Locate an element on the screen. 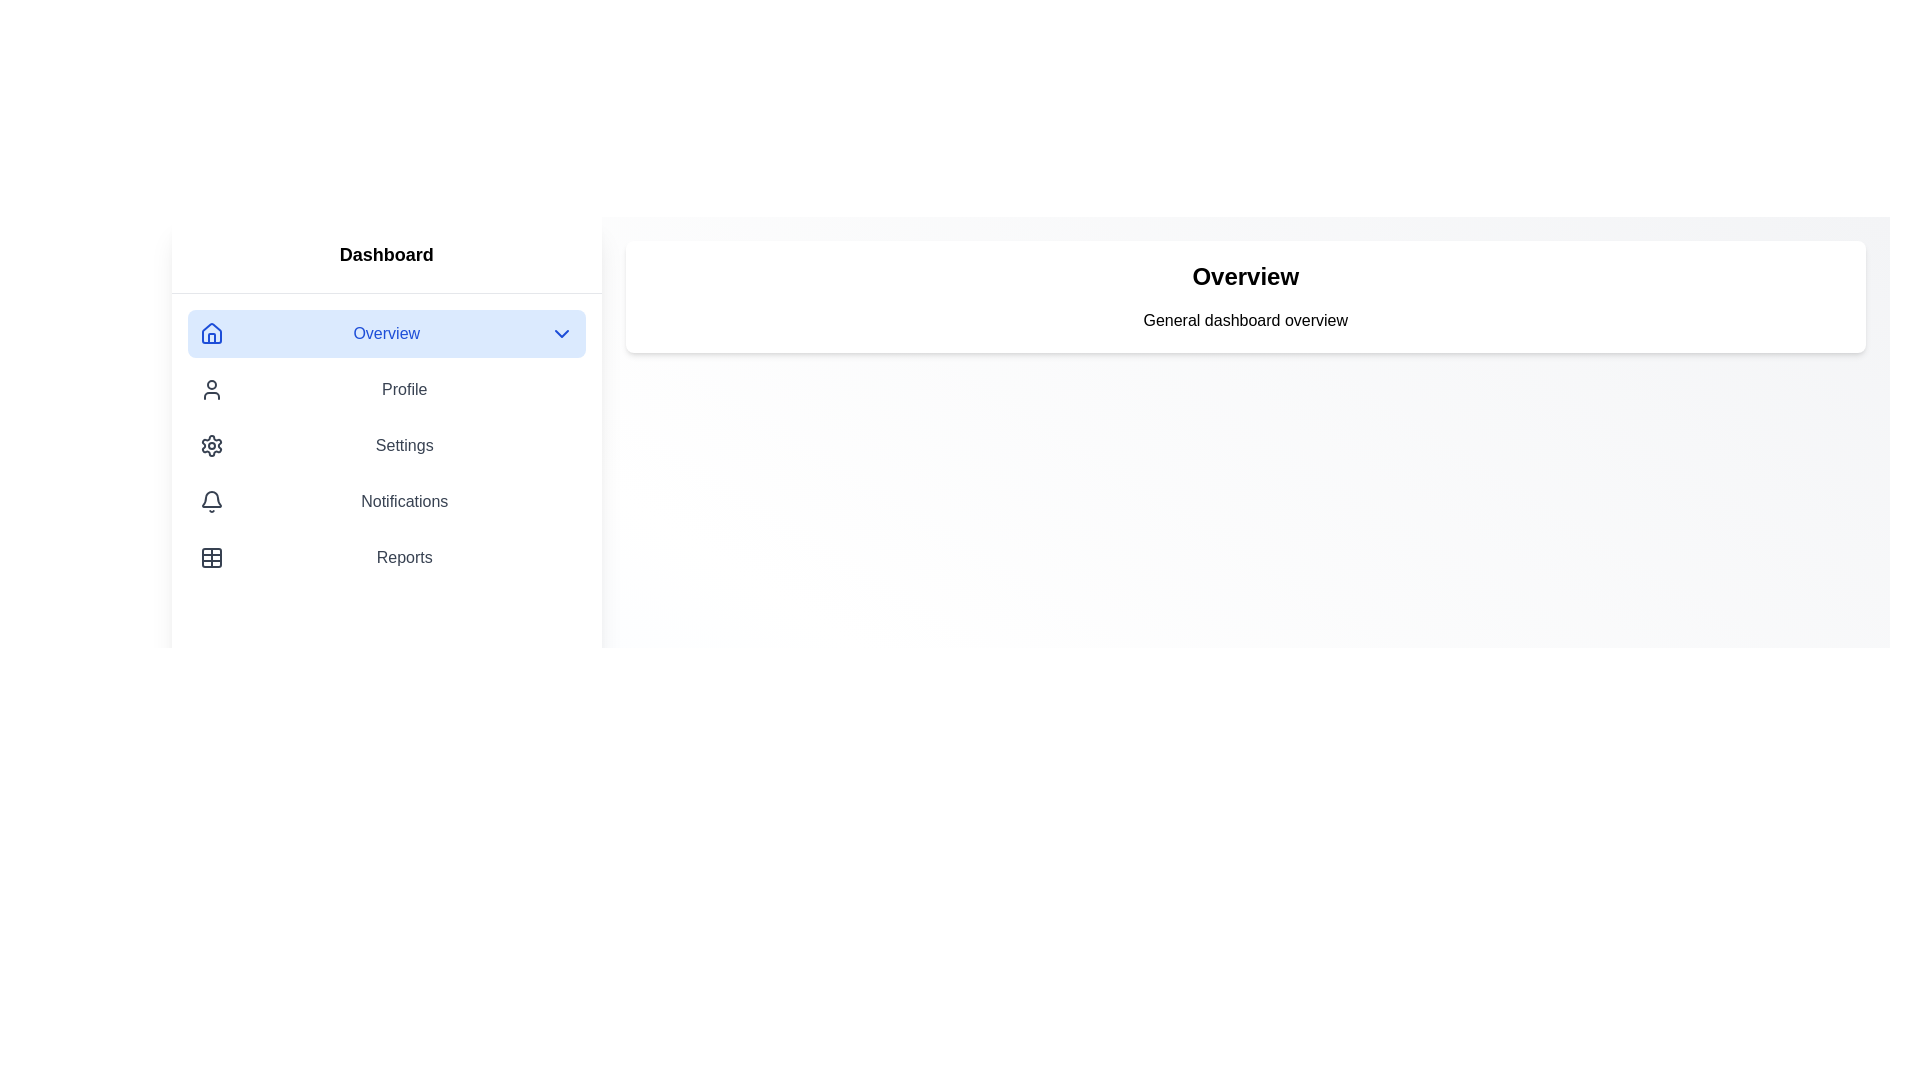  the menu item Reports in the sidebar to navigate to its respective content is located at coordinates (386, 558).